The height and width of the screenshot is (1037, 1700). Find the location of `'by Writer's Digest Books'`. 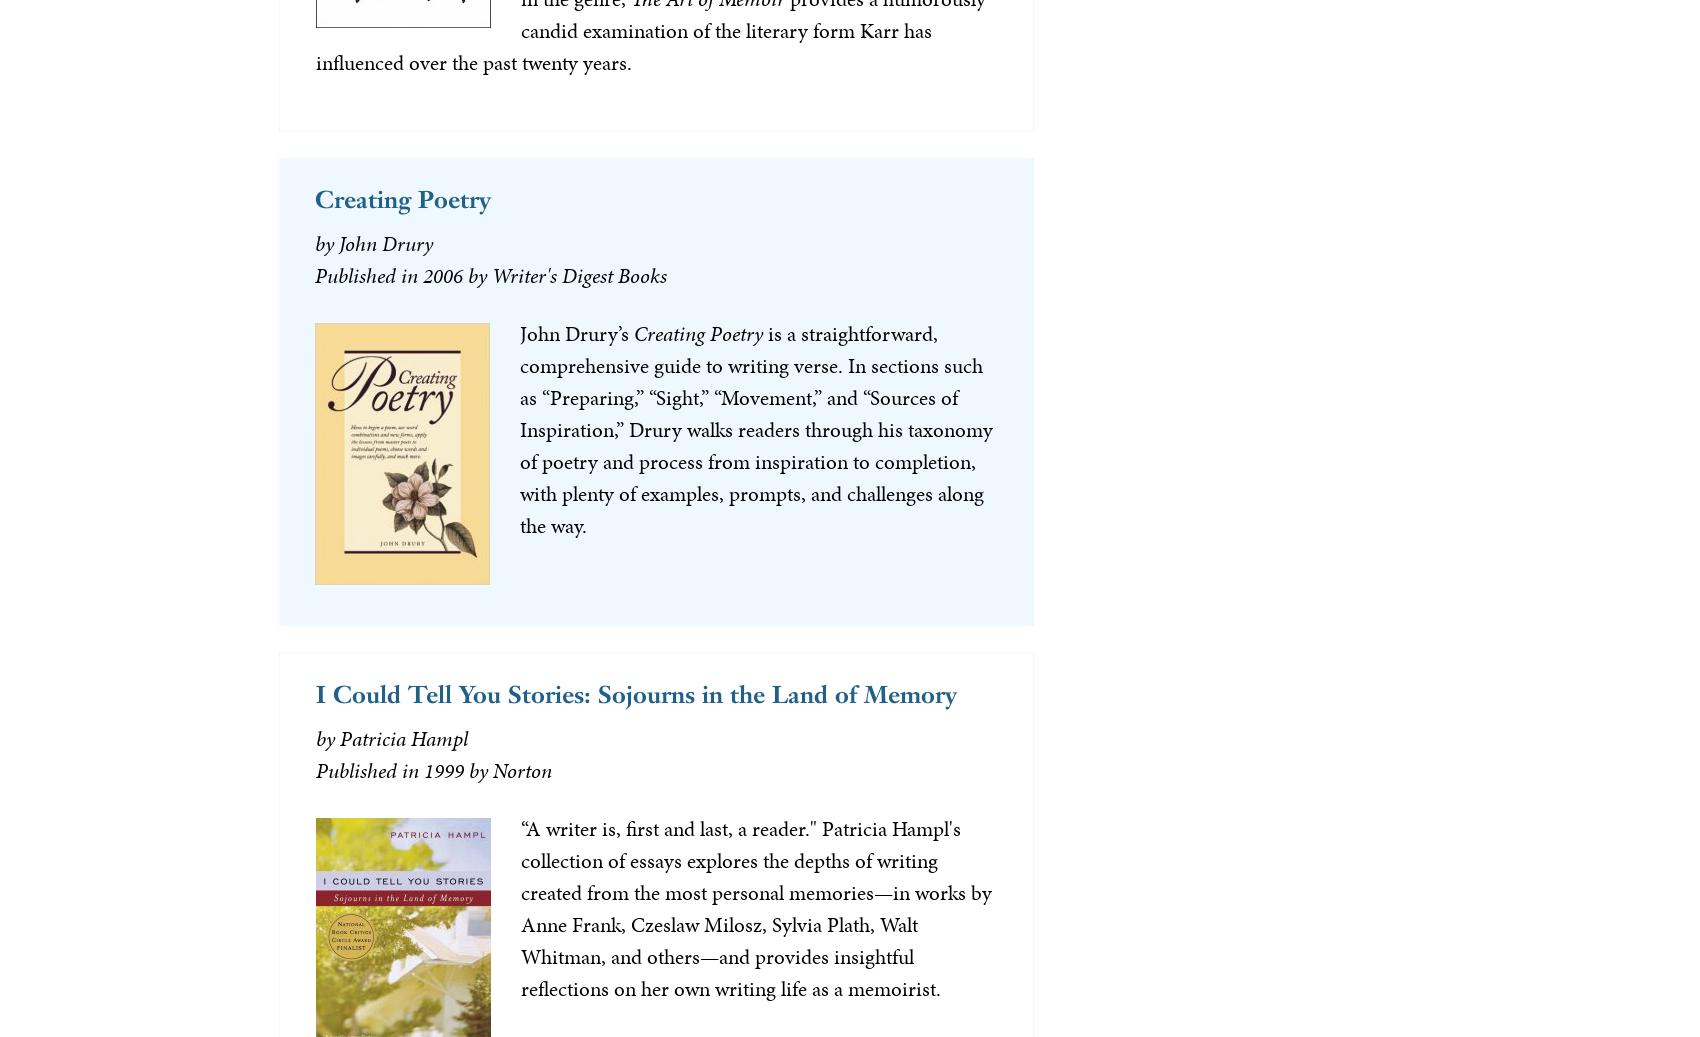

'by Writer's Digest Books' is located at coordinates (565, 274).